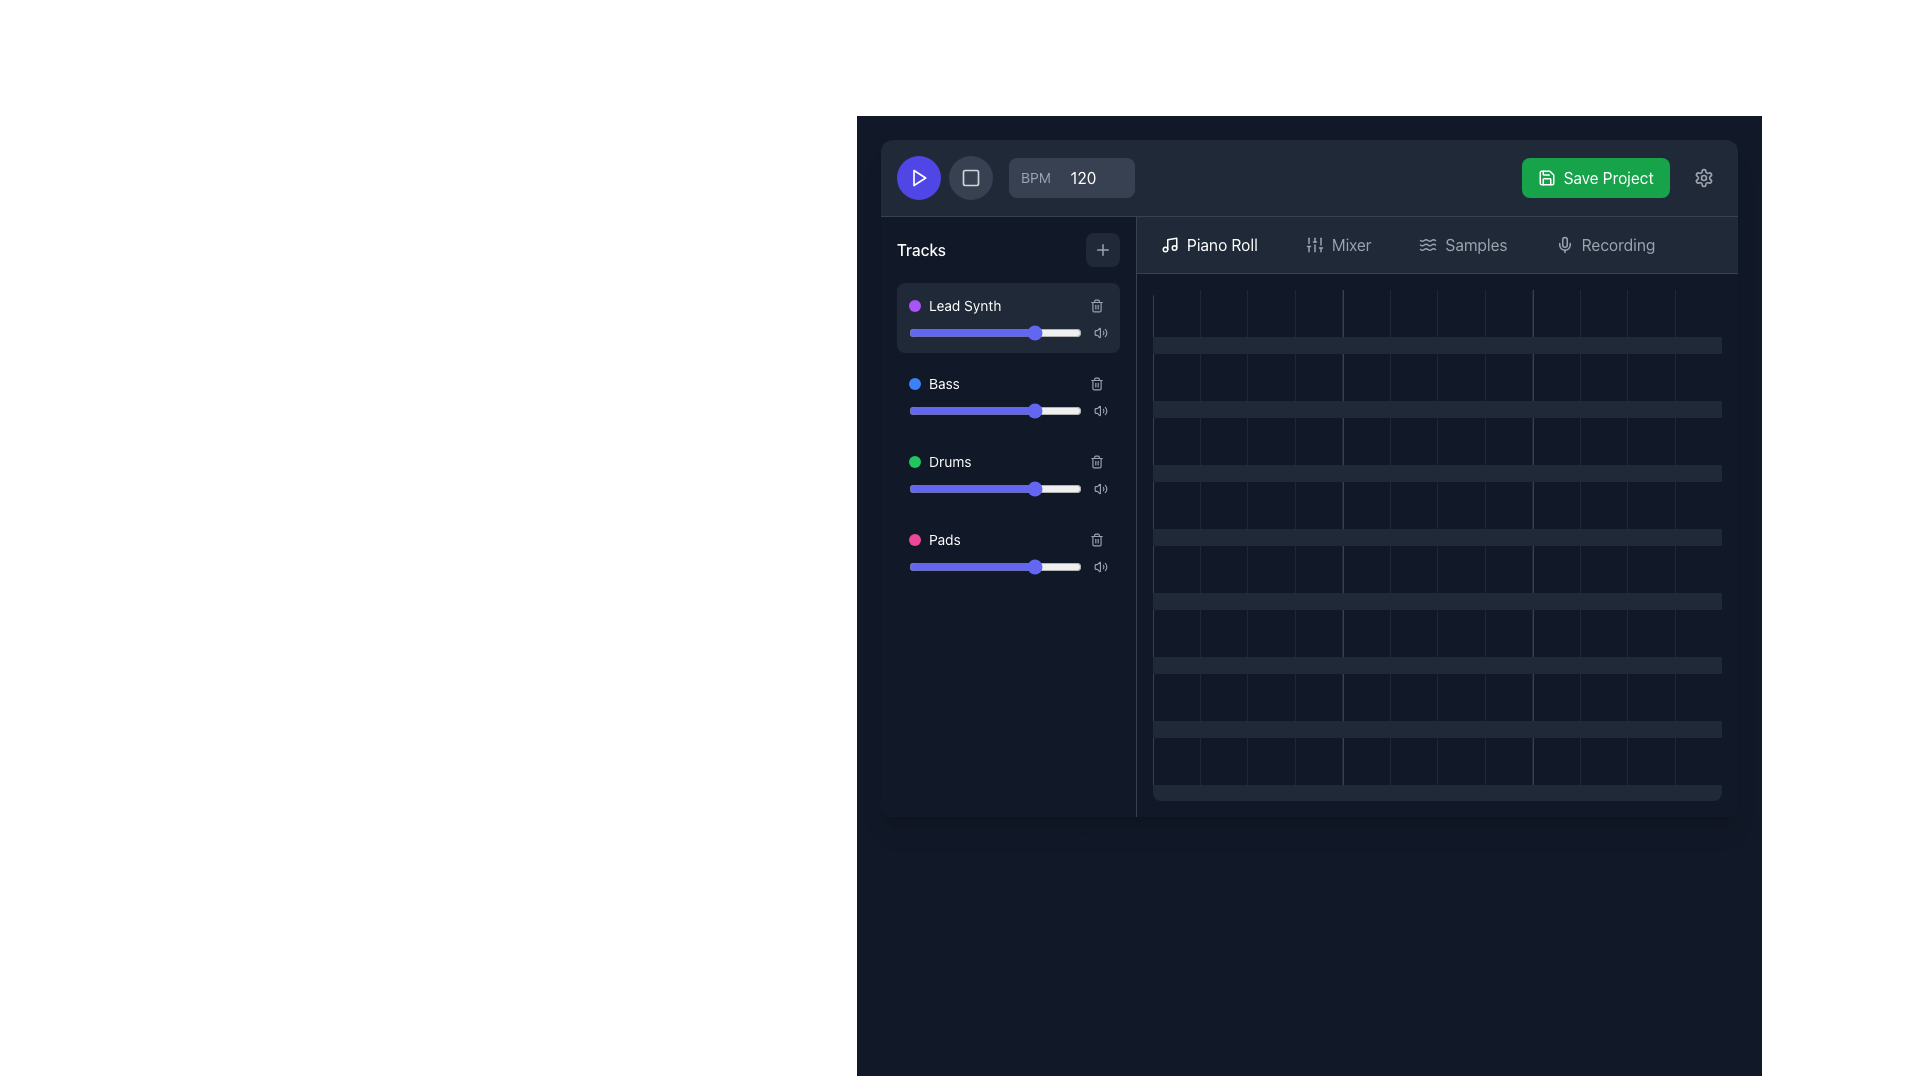 The image size is (1920, 1080). What do you see at coordinates (1621, 176) in the screenshot?
I see `the save button located in the top-right corner of the header` at bounding box center [1621, 176].